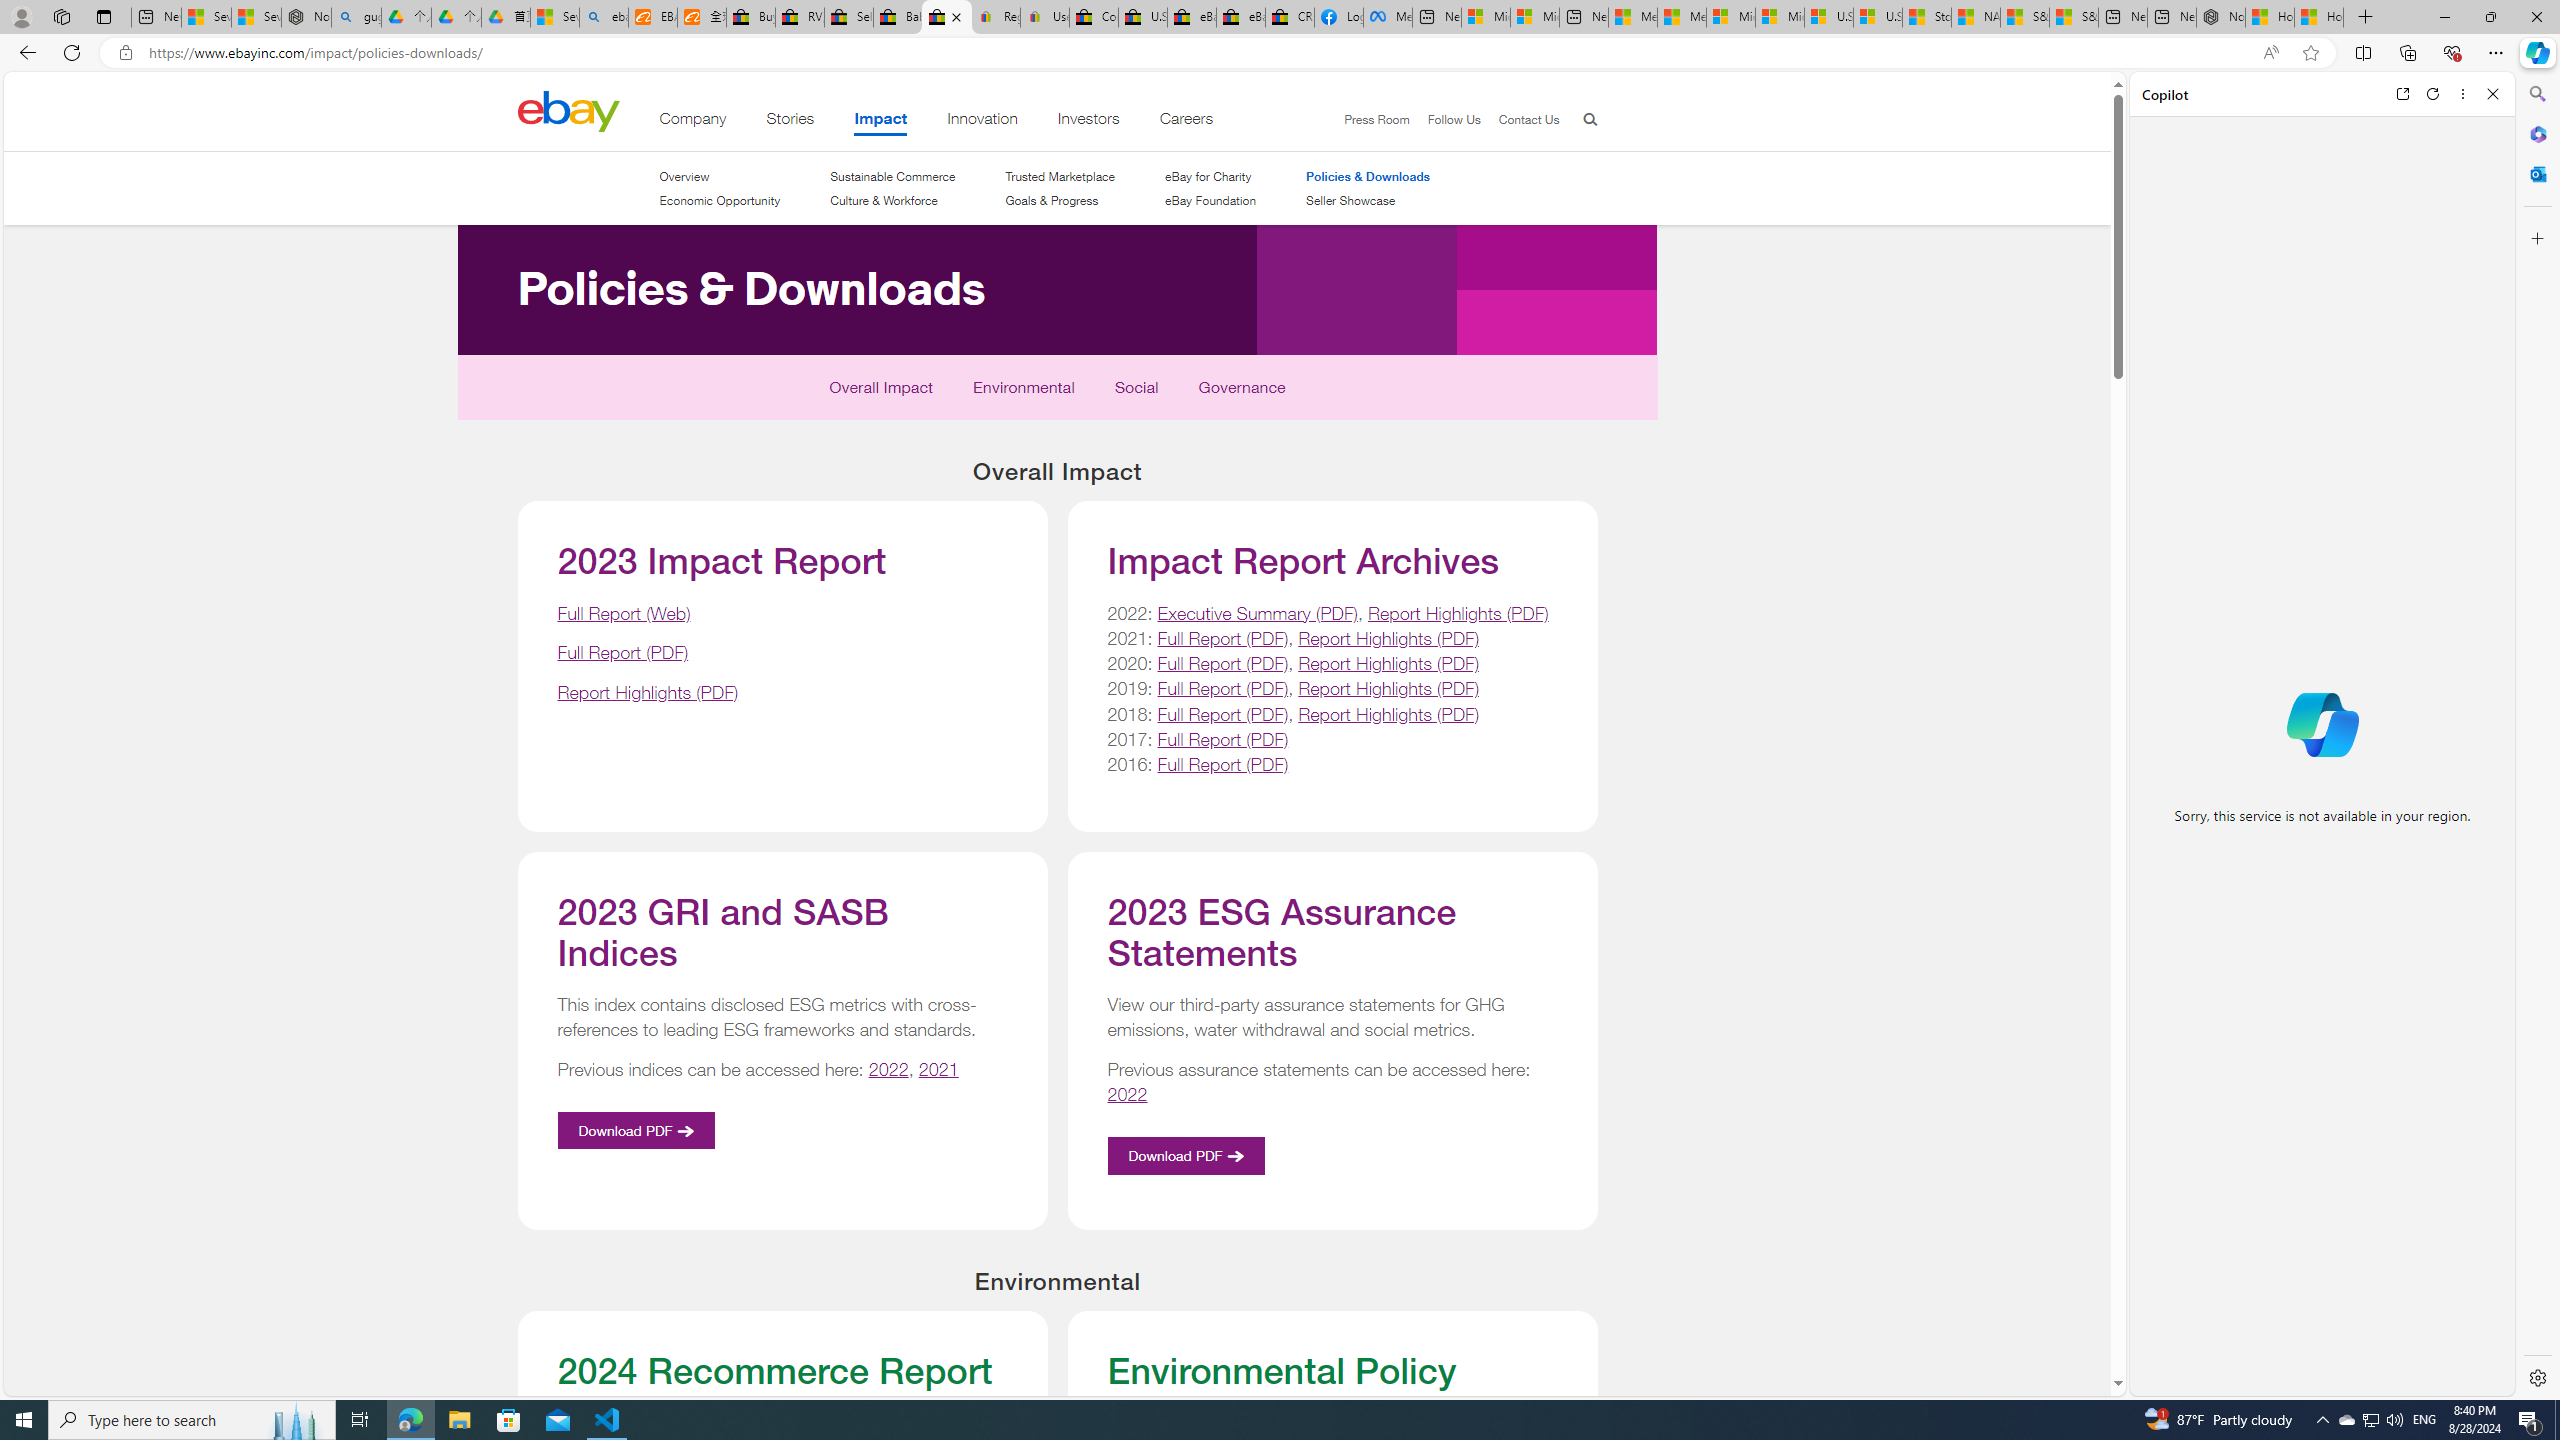  Describe the element at coordinates (892, 176) in the screenshot. I see `'Sustainable Commerce'` at that location.